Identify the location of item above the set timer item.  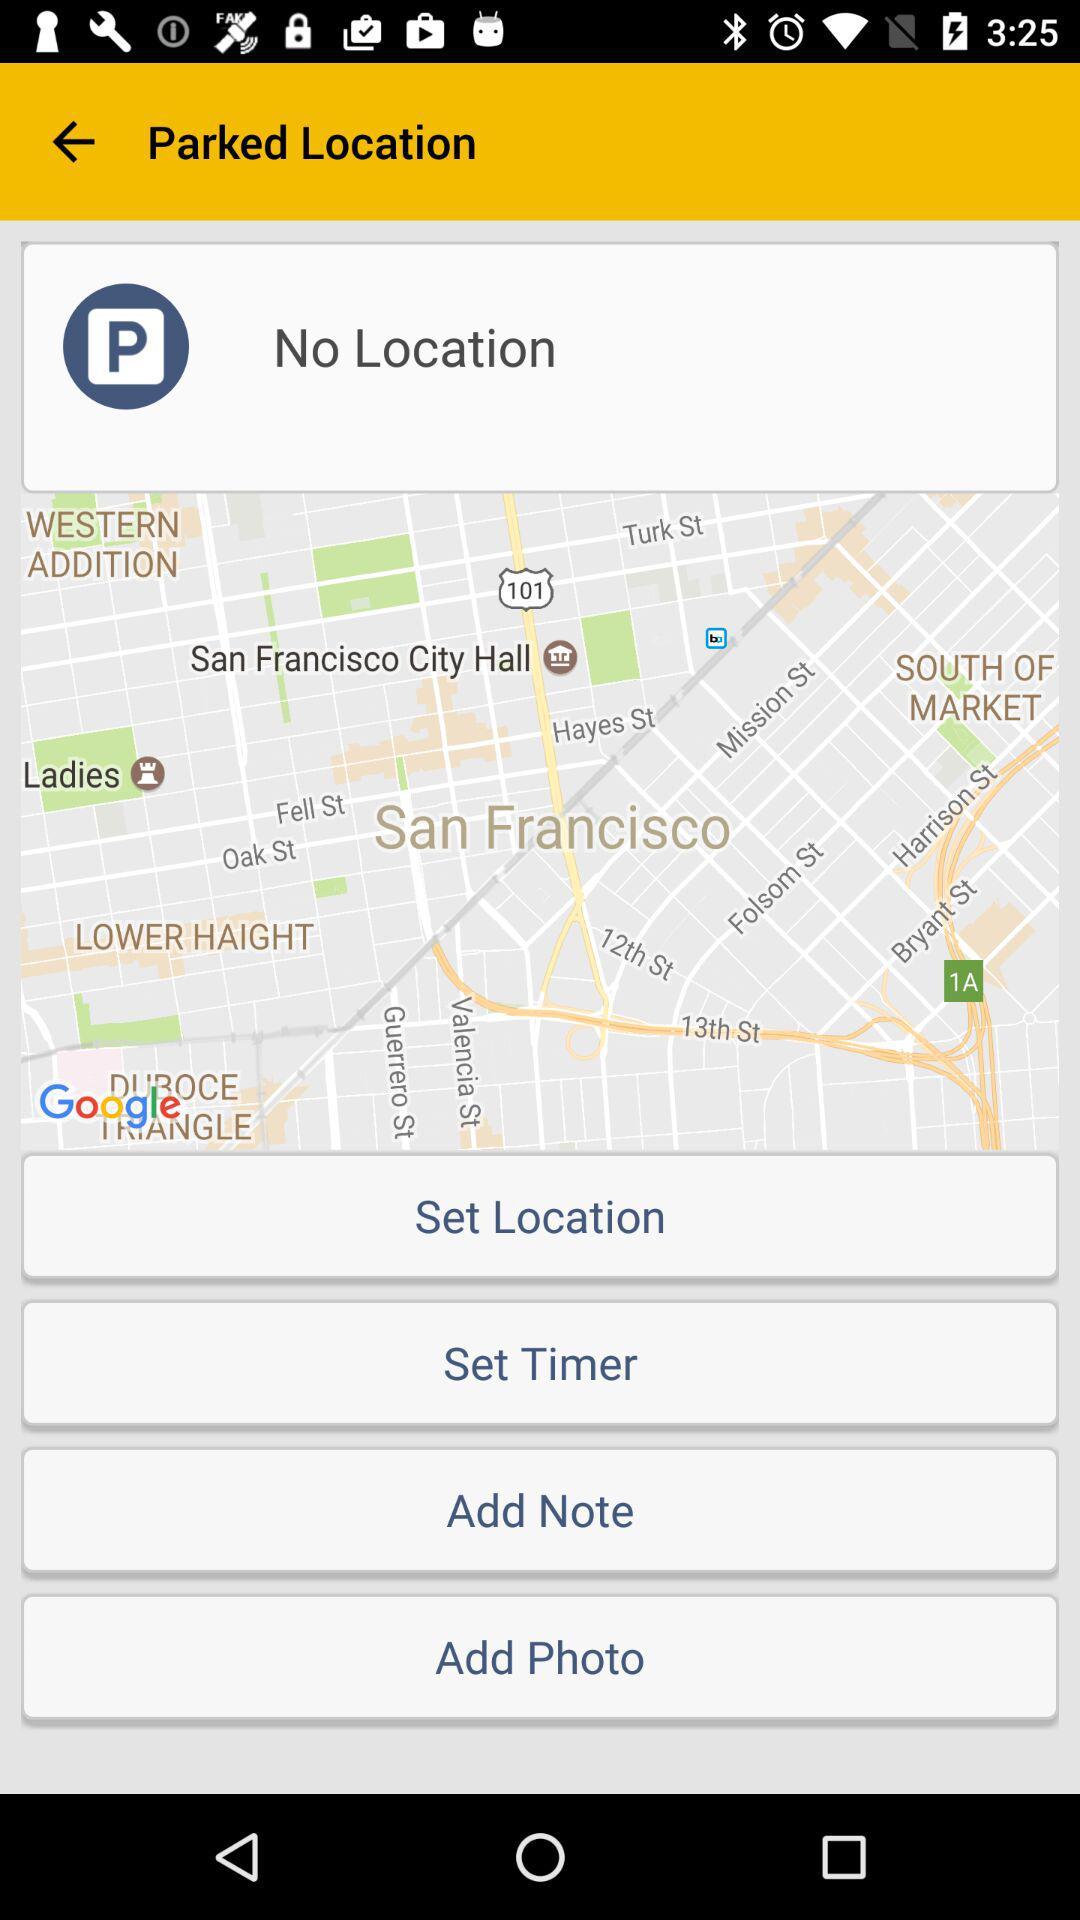
(540, 1214).